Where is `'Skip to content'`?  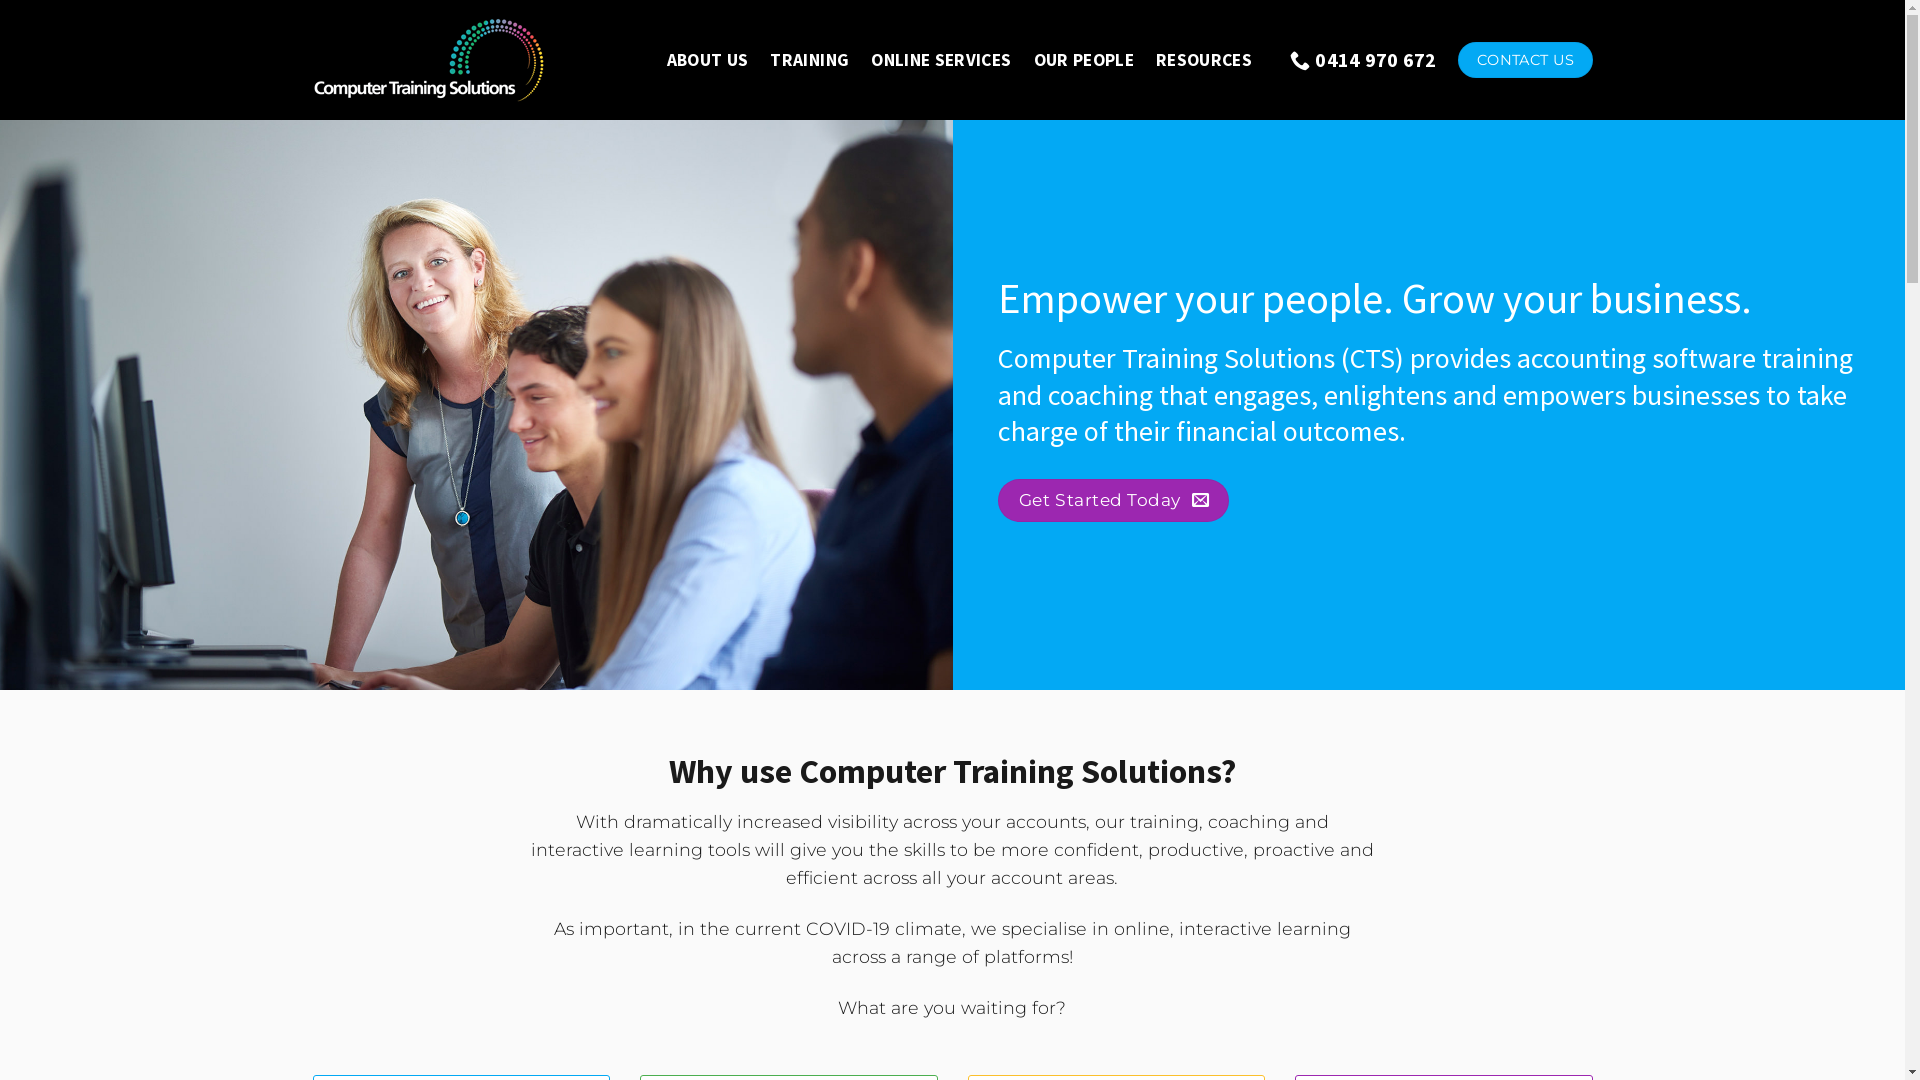
'Skip to content' is located at coordinates (0, 0).